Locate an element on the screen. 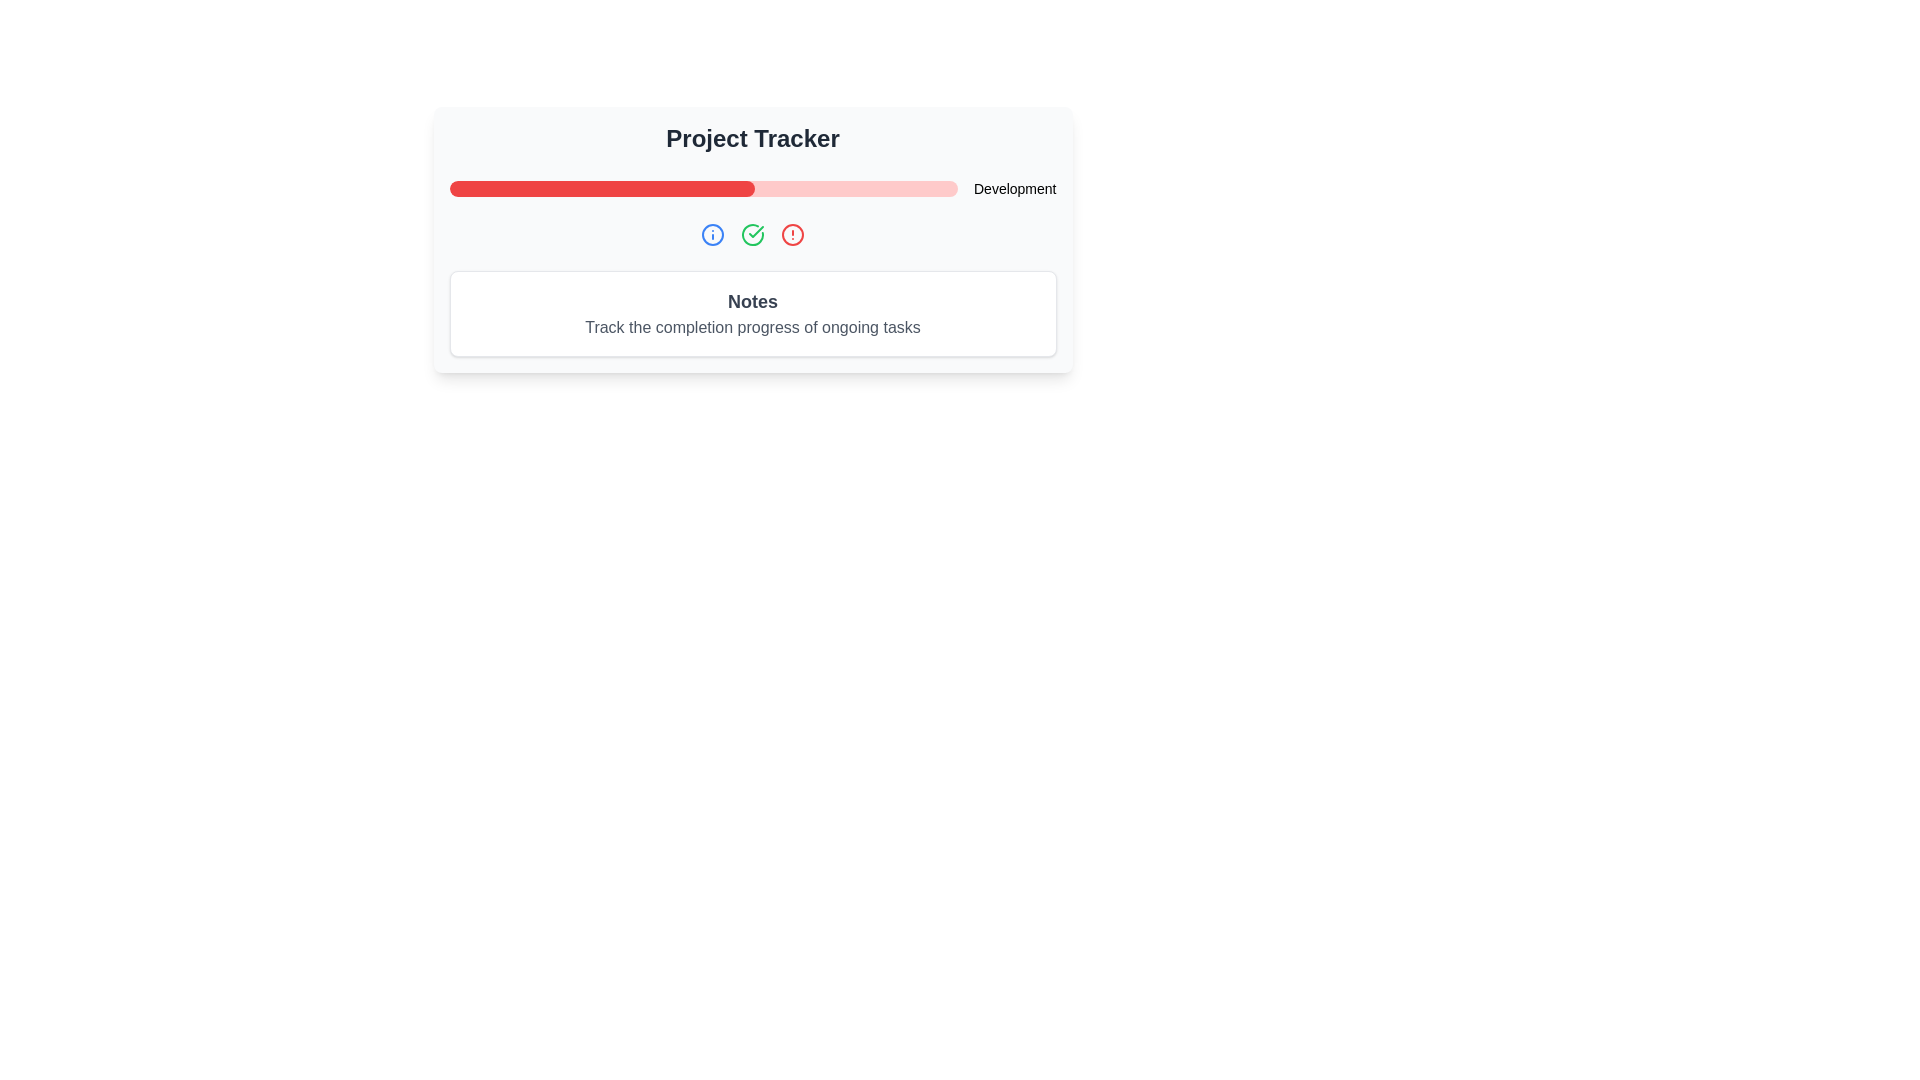 The width and height of the screenshot is (1920, 1080). the warning icon, which is a circular icon with a red border, located fourth from the left in a horizontal row of icons below the progress bar is located at coordinates (791, 234).